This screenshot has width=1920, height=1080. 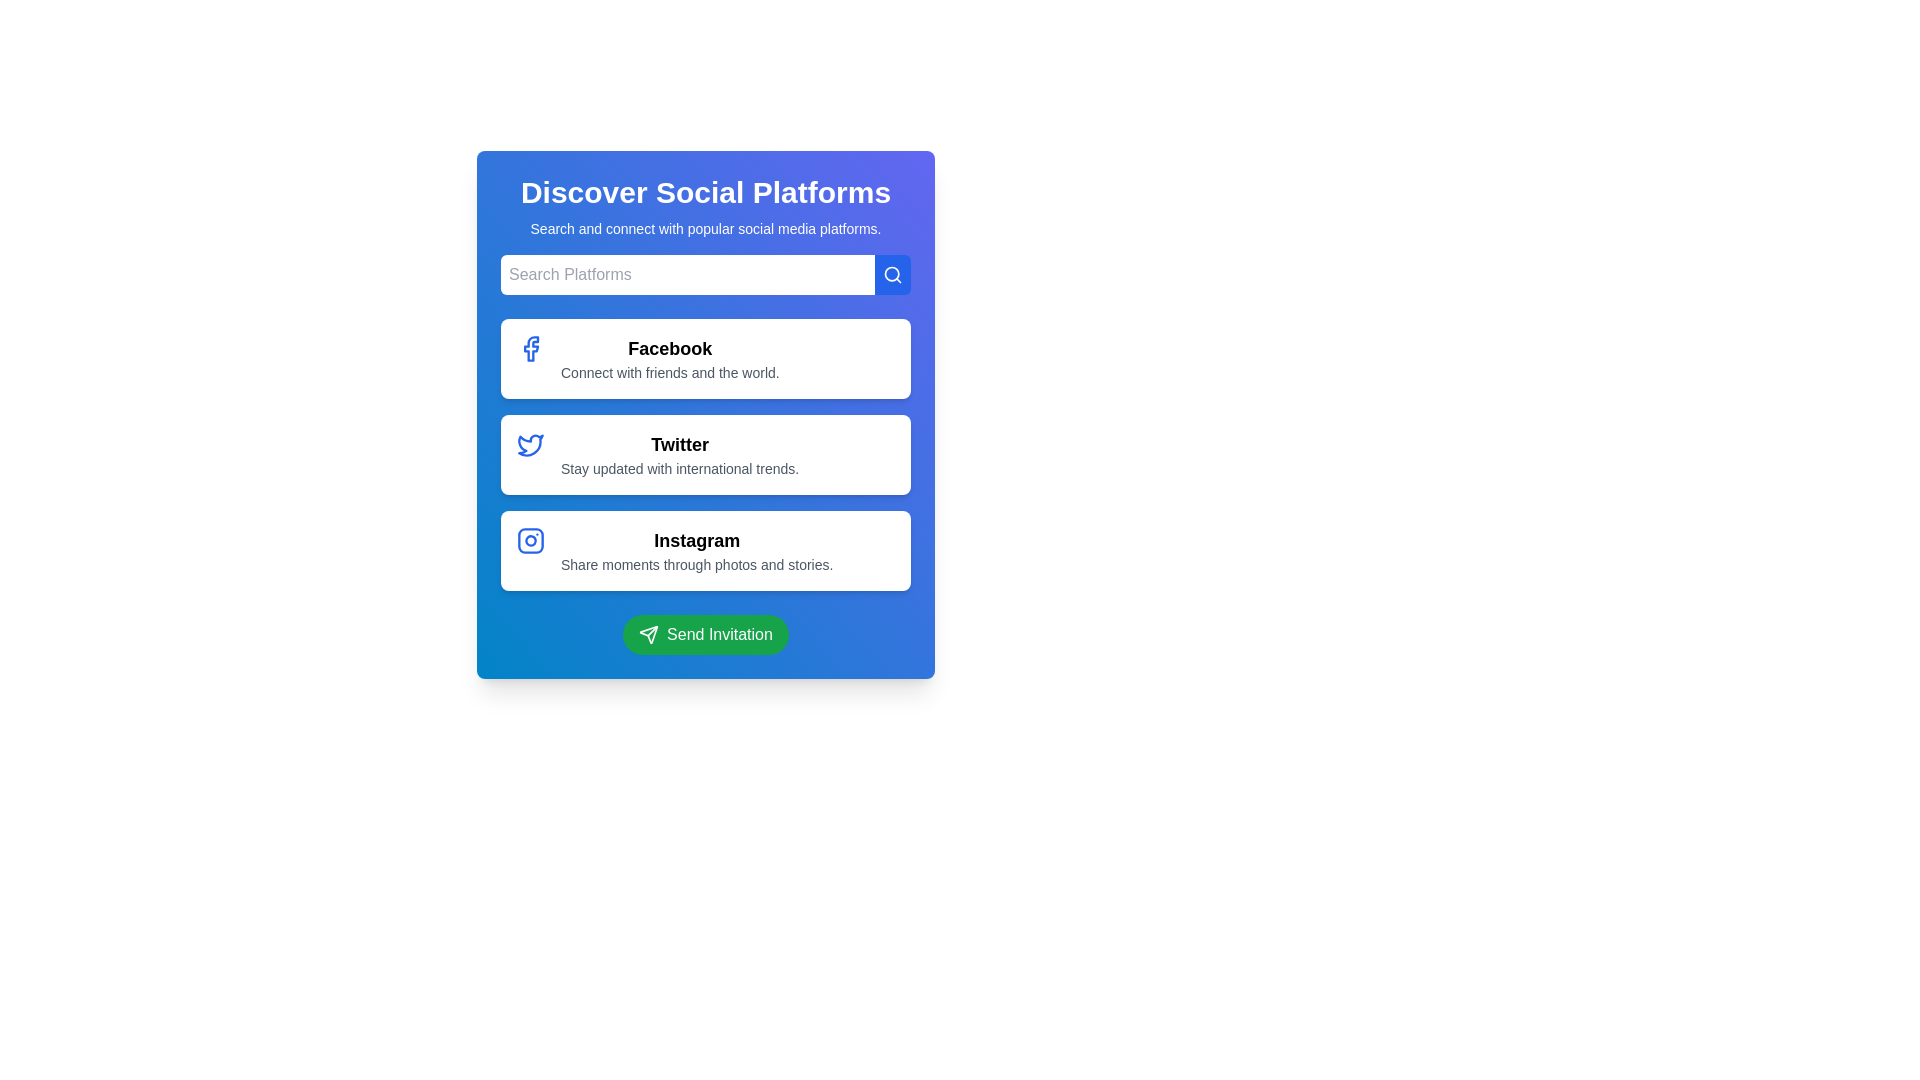 I want to click on the text label that says 'Share moments through photos and stories.' located under the bold 'Instagram' text in the Instagram section of the UI, so click(x=697, y=564).